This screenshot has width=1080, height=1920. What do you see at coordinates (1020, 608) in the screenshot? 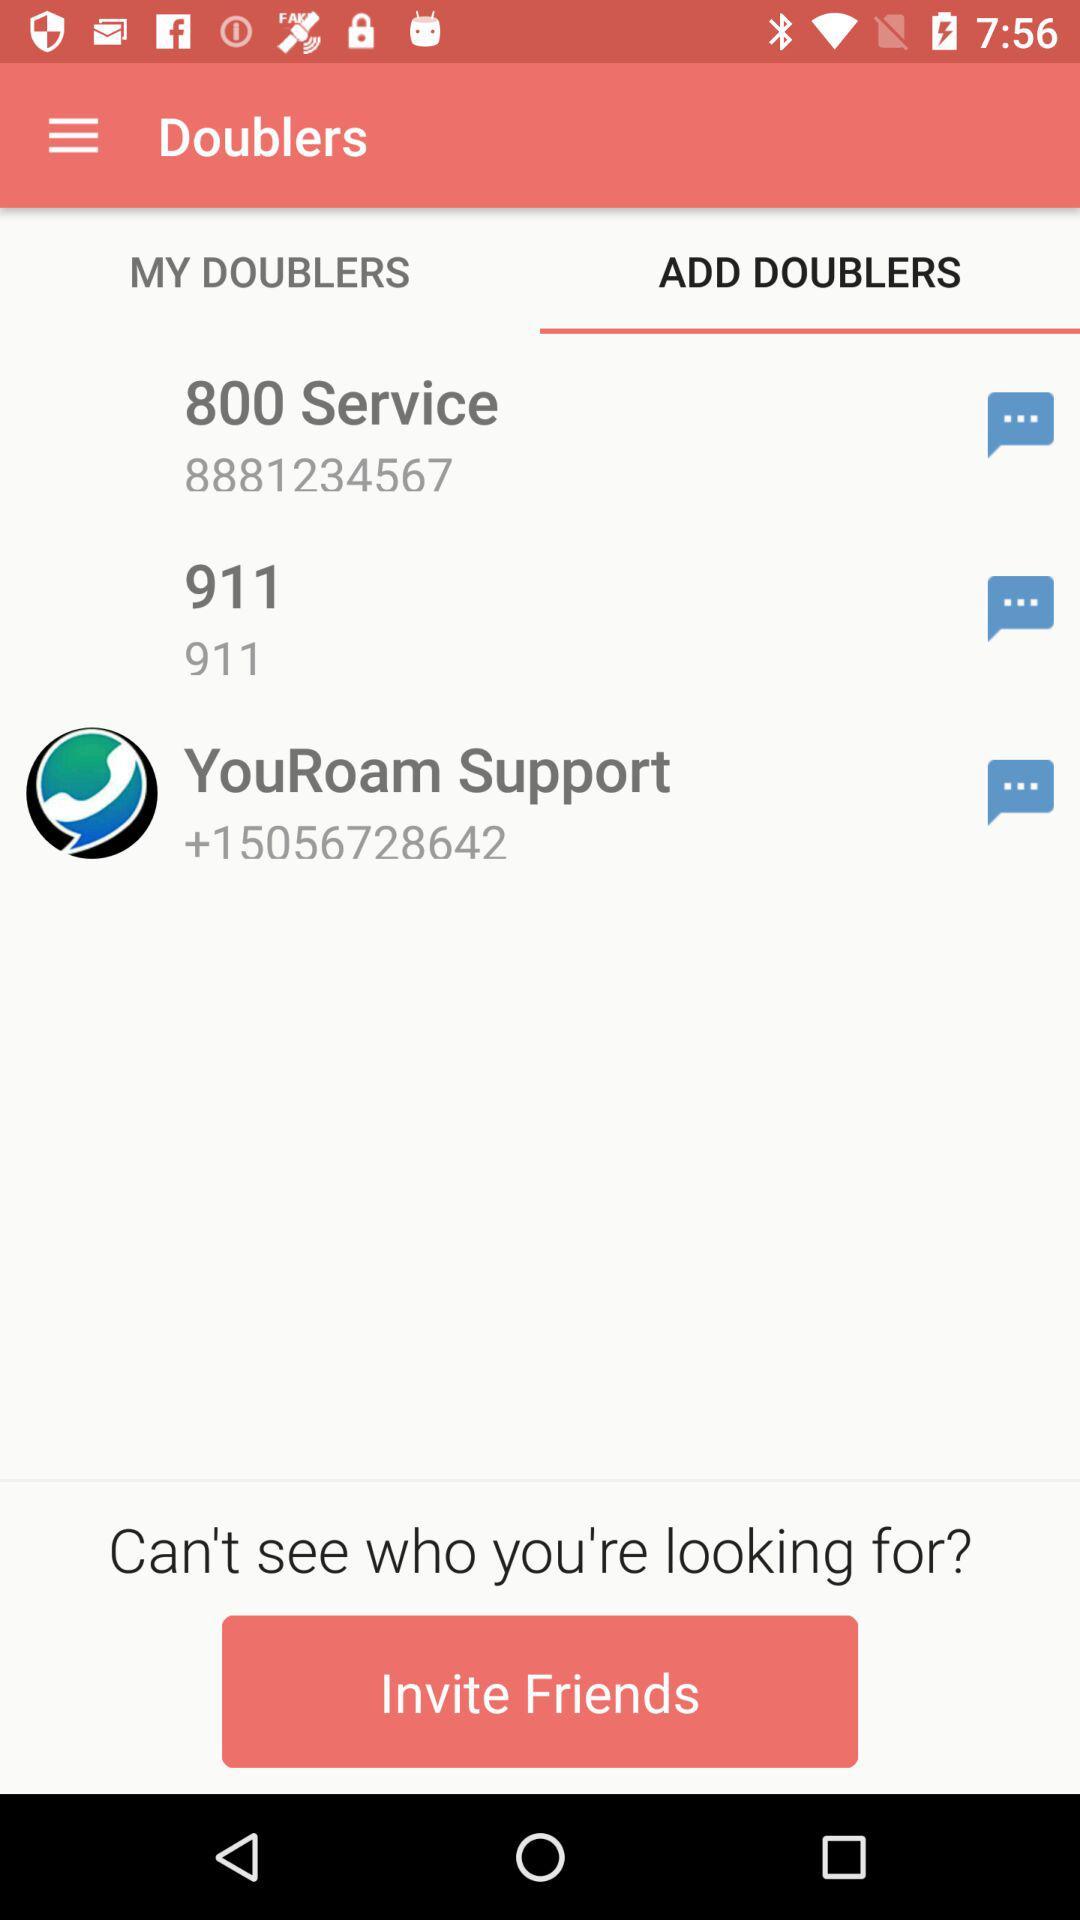
I see `open message from 911` at bounding box center [1020, 608].